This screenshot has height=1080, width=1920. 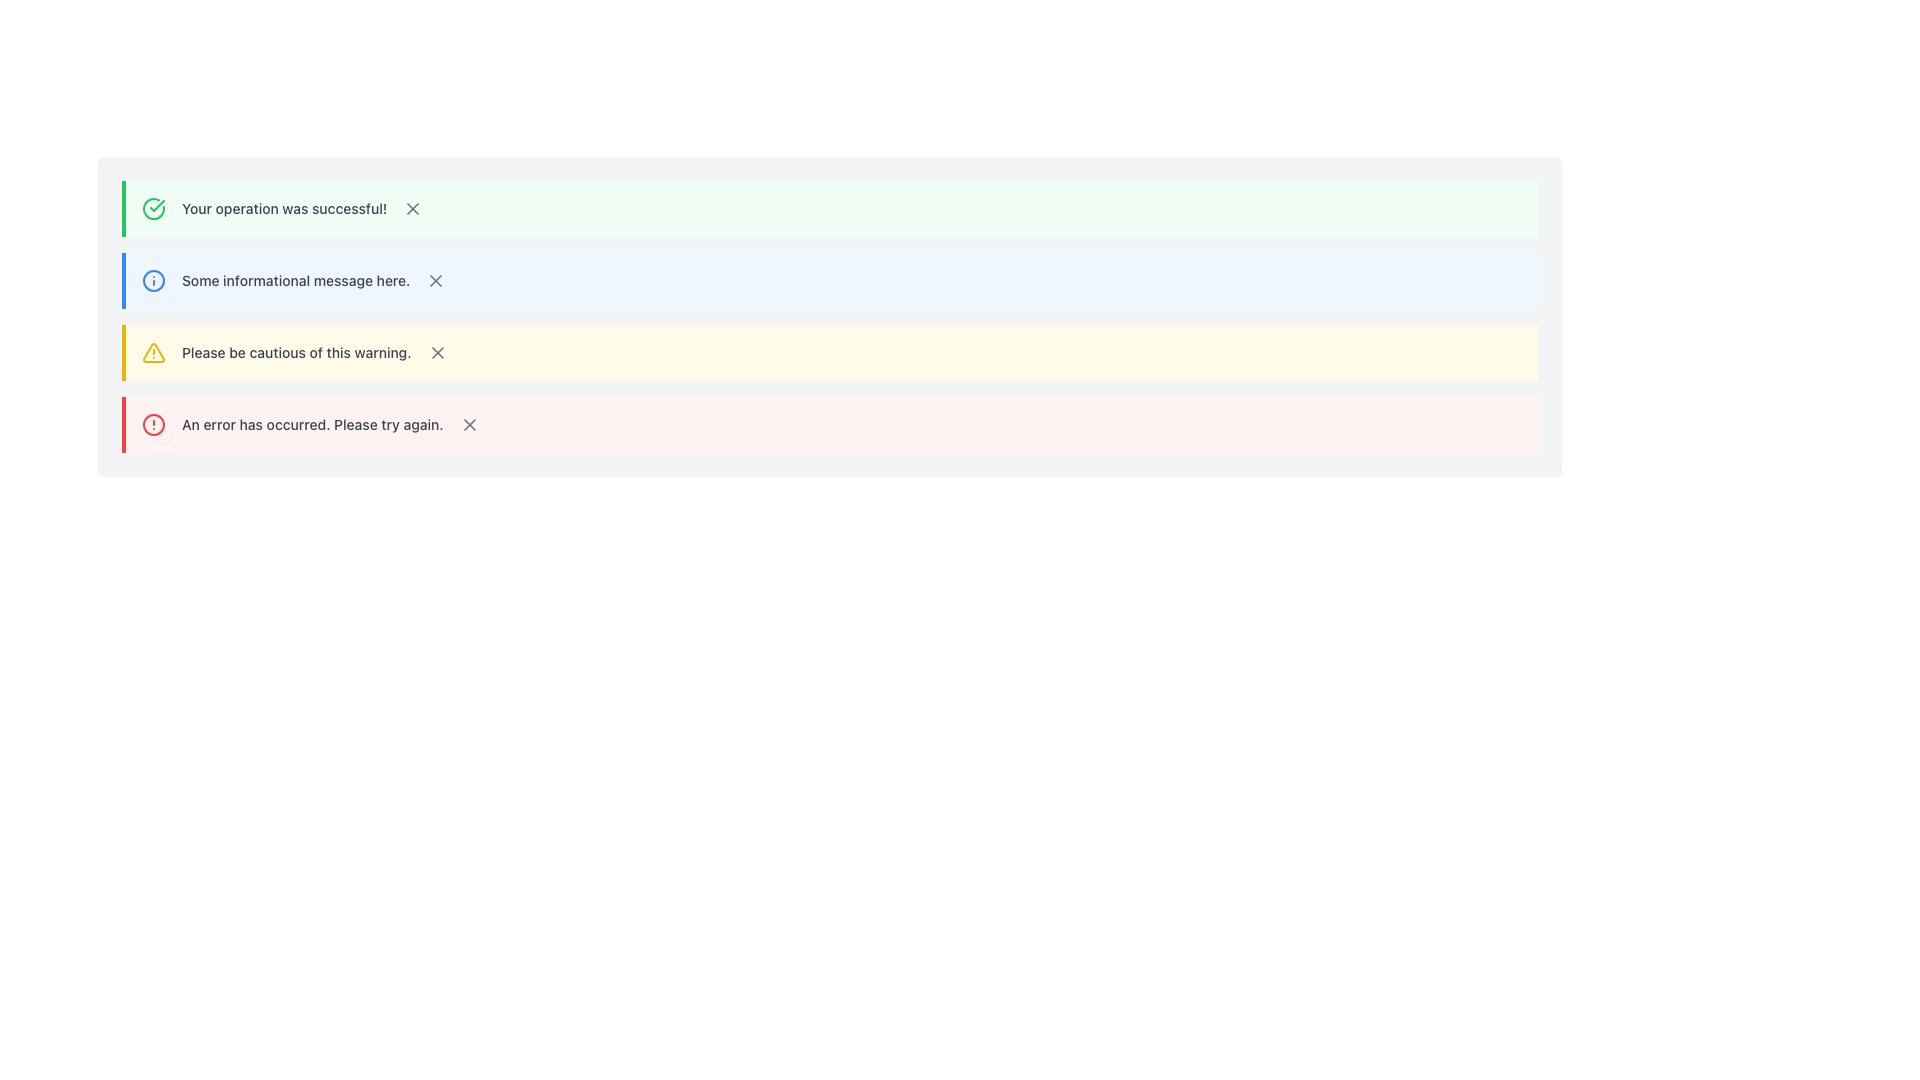 What do you see at coordinates (436, 352) in the screenshot?
I see `the close button, which is a small square icon with a cross` at bounding box center [436, 352].